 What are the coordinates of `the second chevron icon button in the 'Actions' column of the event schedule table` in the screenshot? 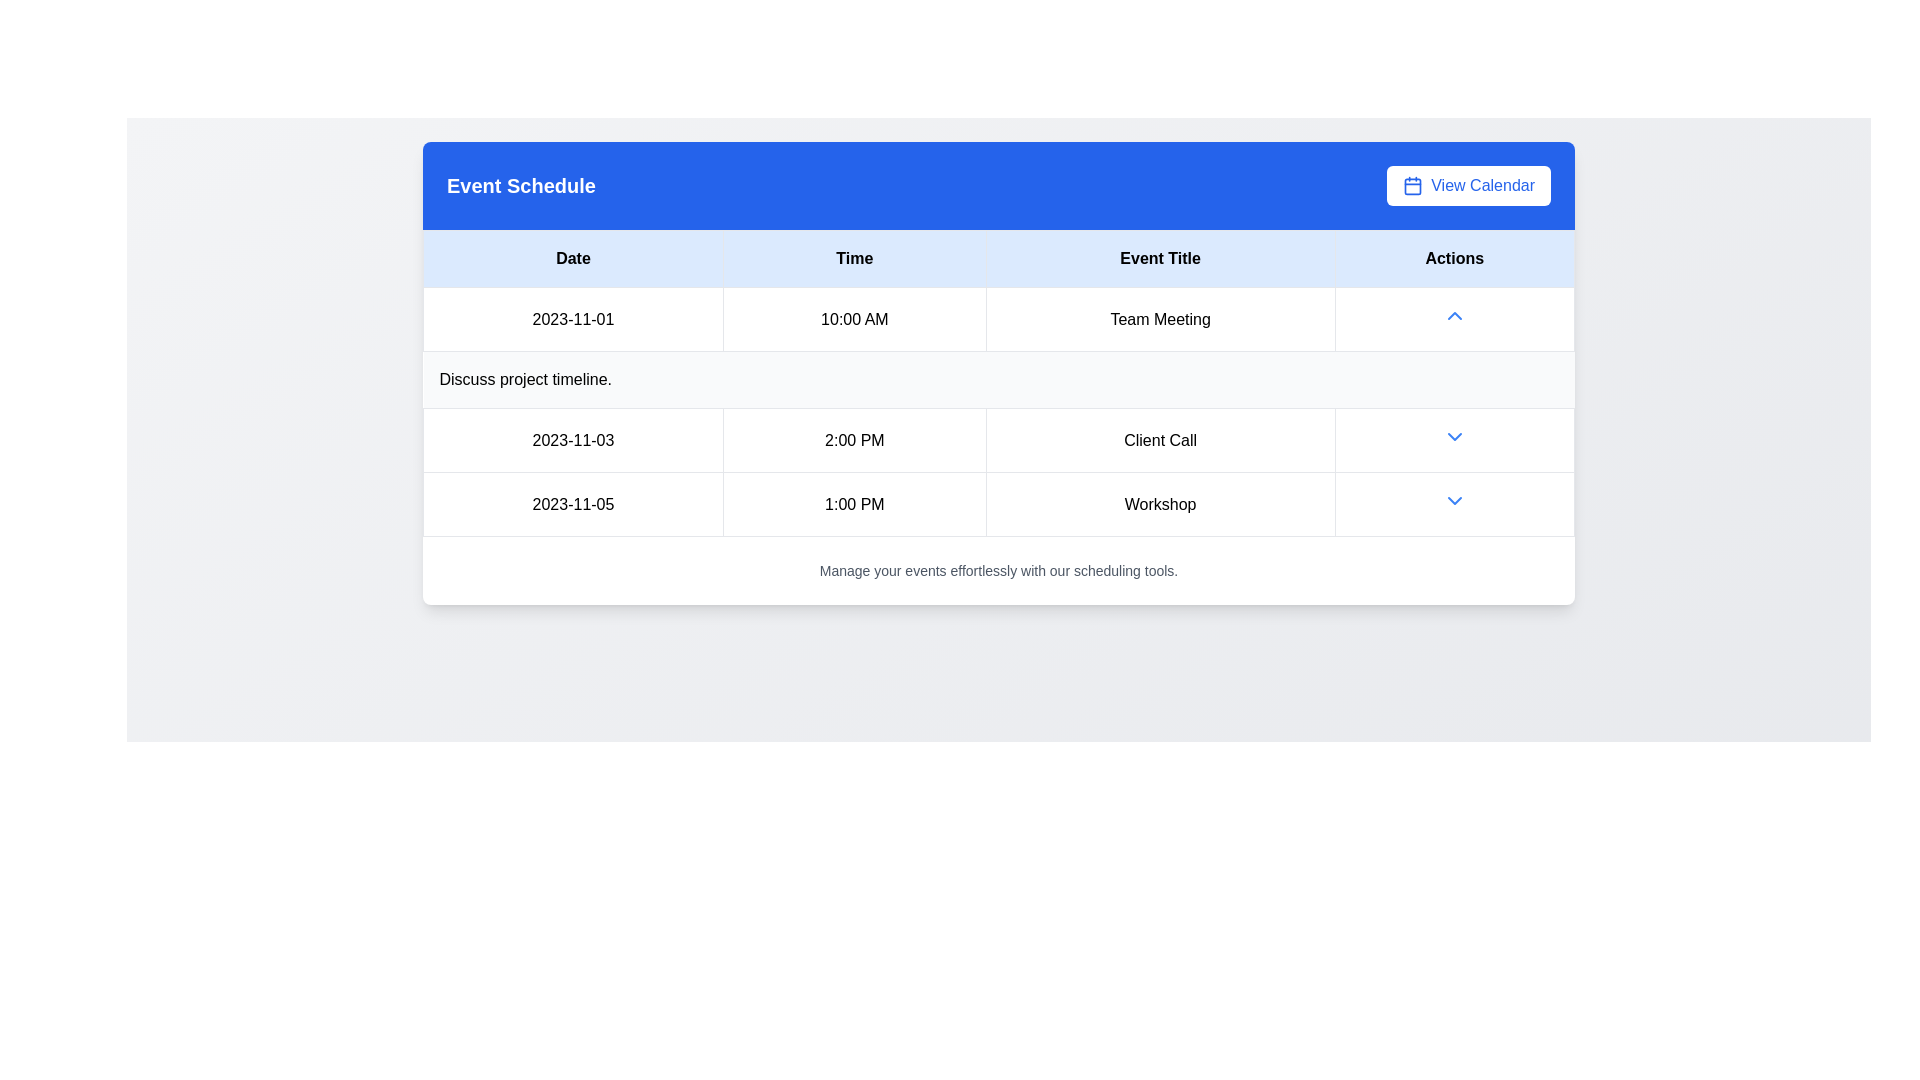 It's located at (1454, 435).